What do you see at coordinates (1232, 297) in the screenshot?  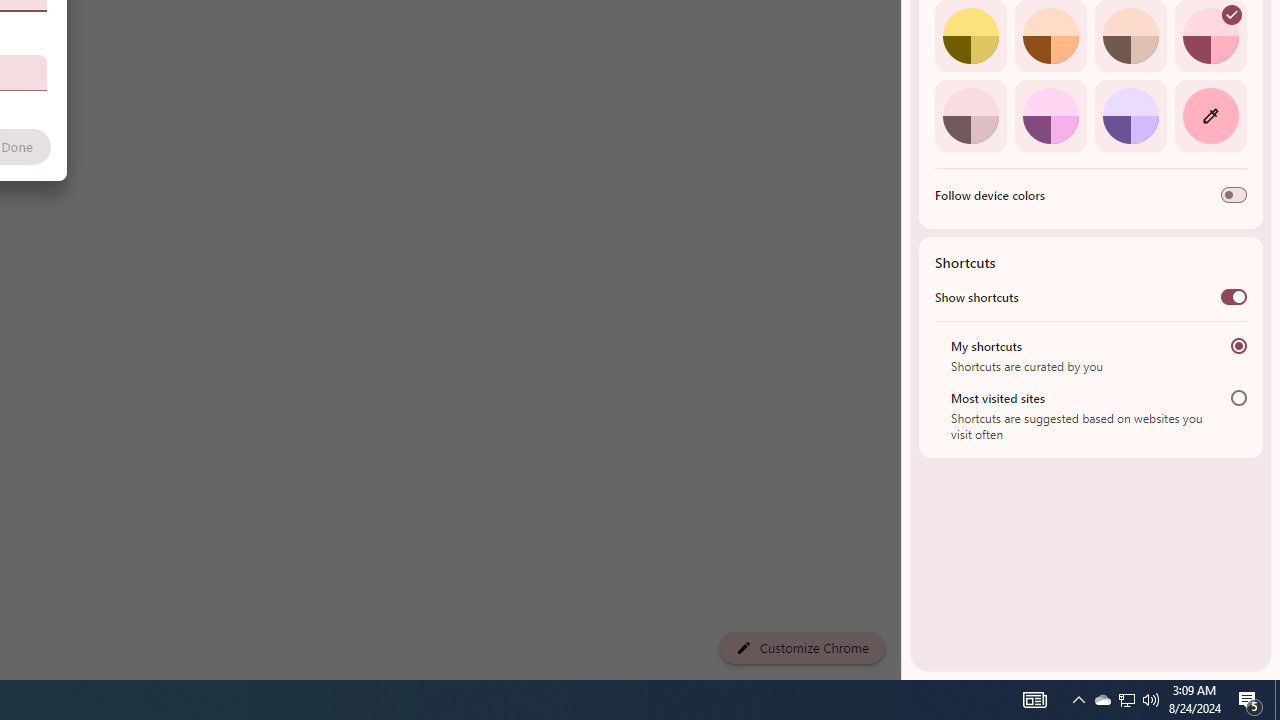 I see `'Show shortcuts'` at bounding box center [1232, 297].